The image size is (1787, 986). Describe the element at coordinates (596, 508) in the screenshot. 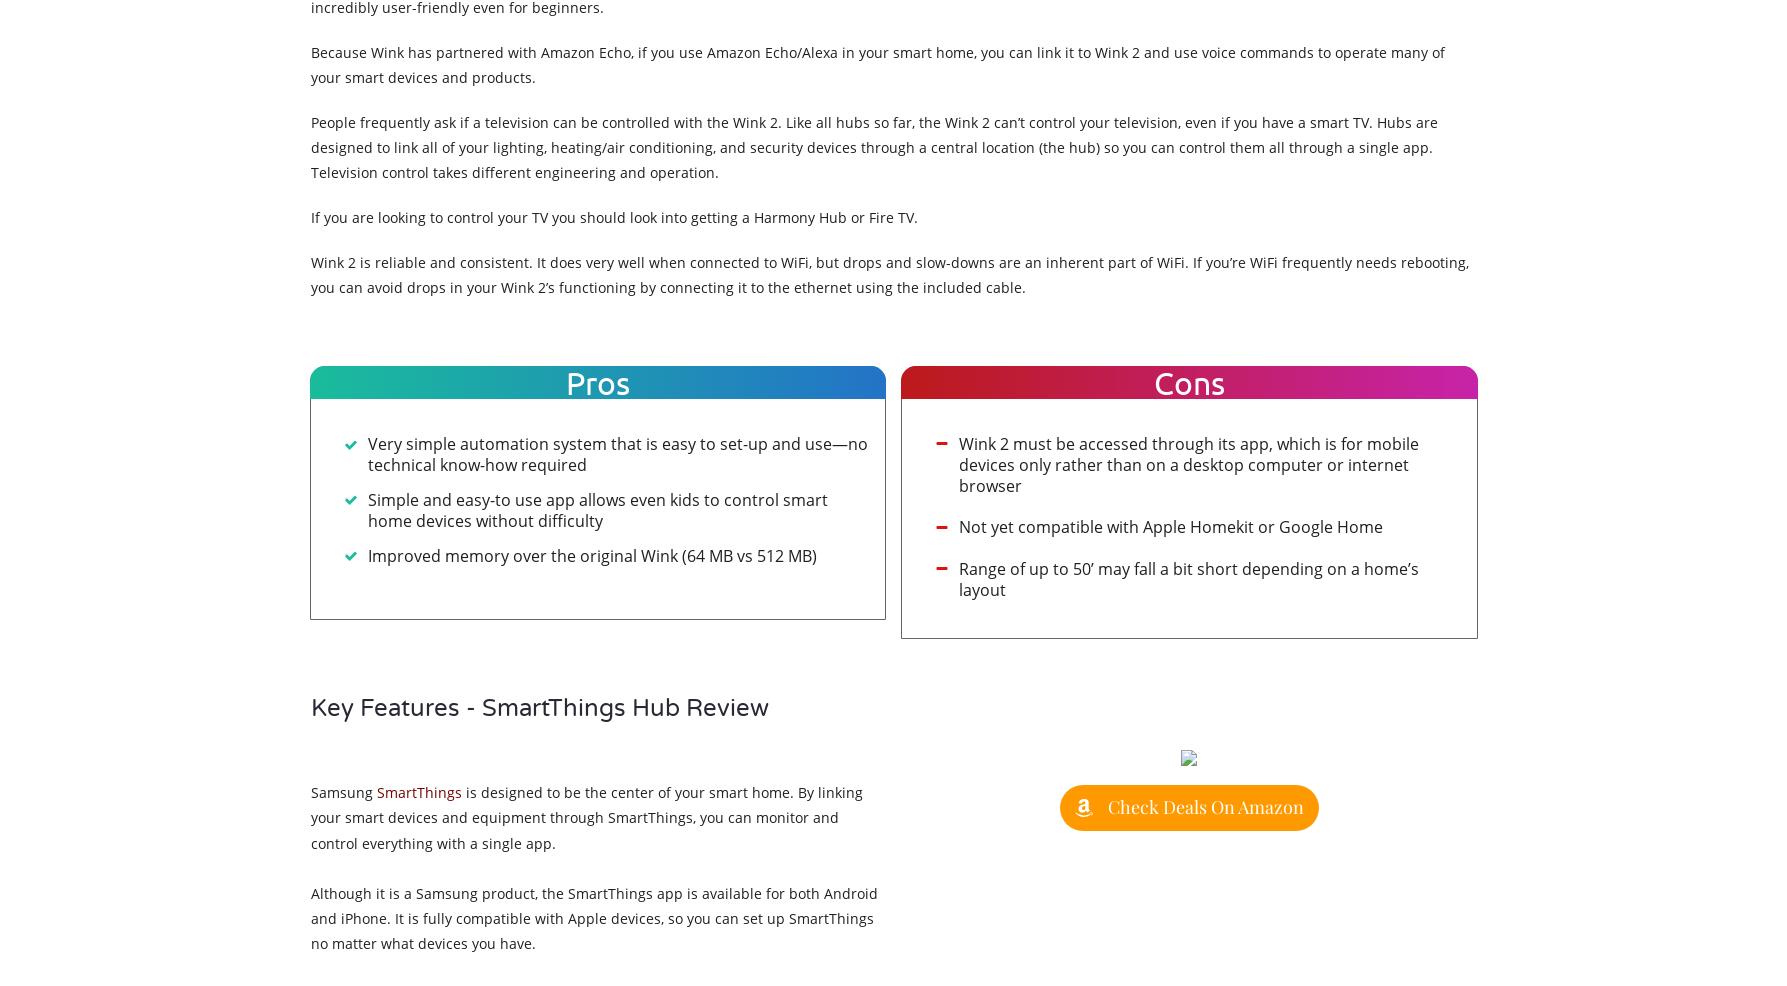

I see `'Simple and easy-to use app allows even kids to control smart home devices without difficulty'` at that location.